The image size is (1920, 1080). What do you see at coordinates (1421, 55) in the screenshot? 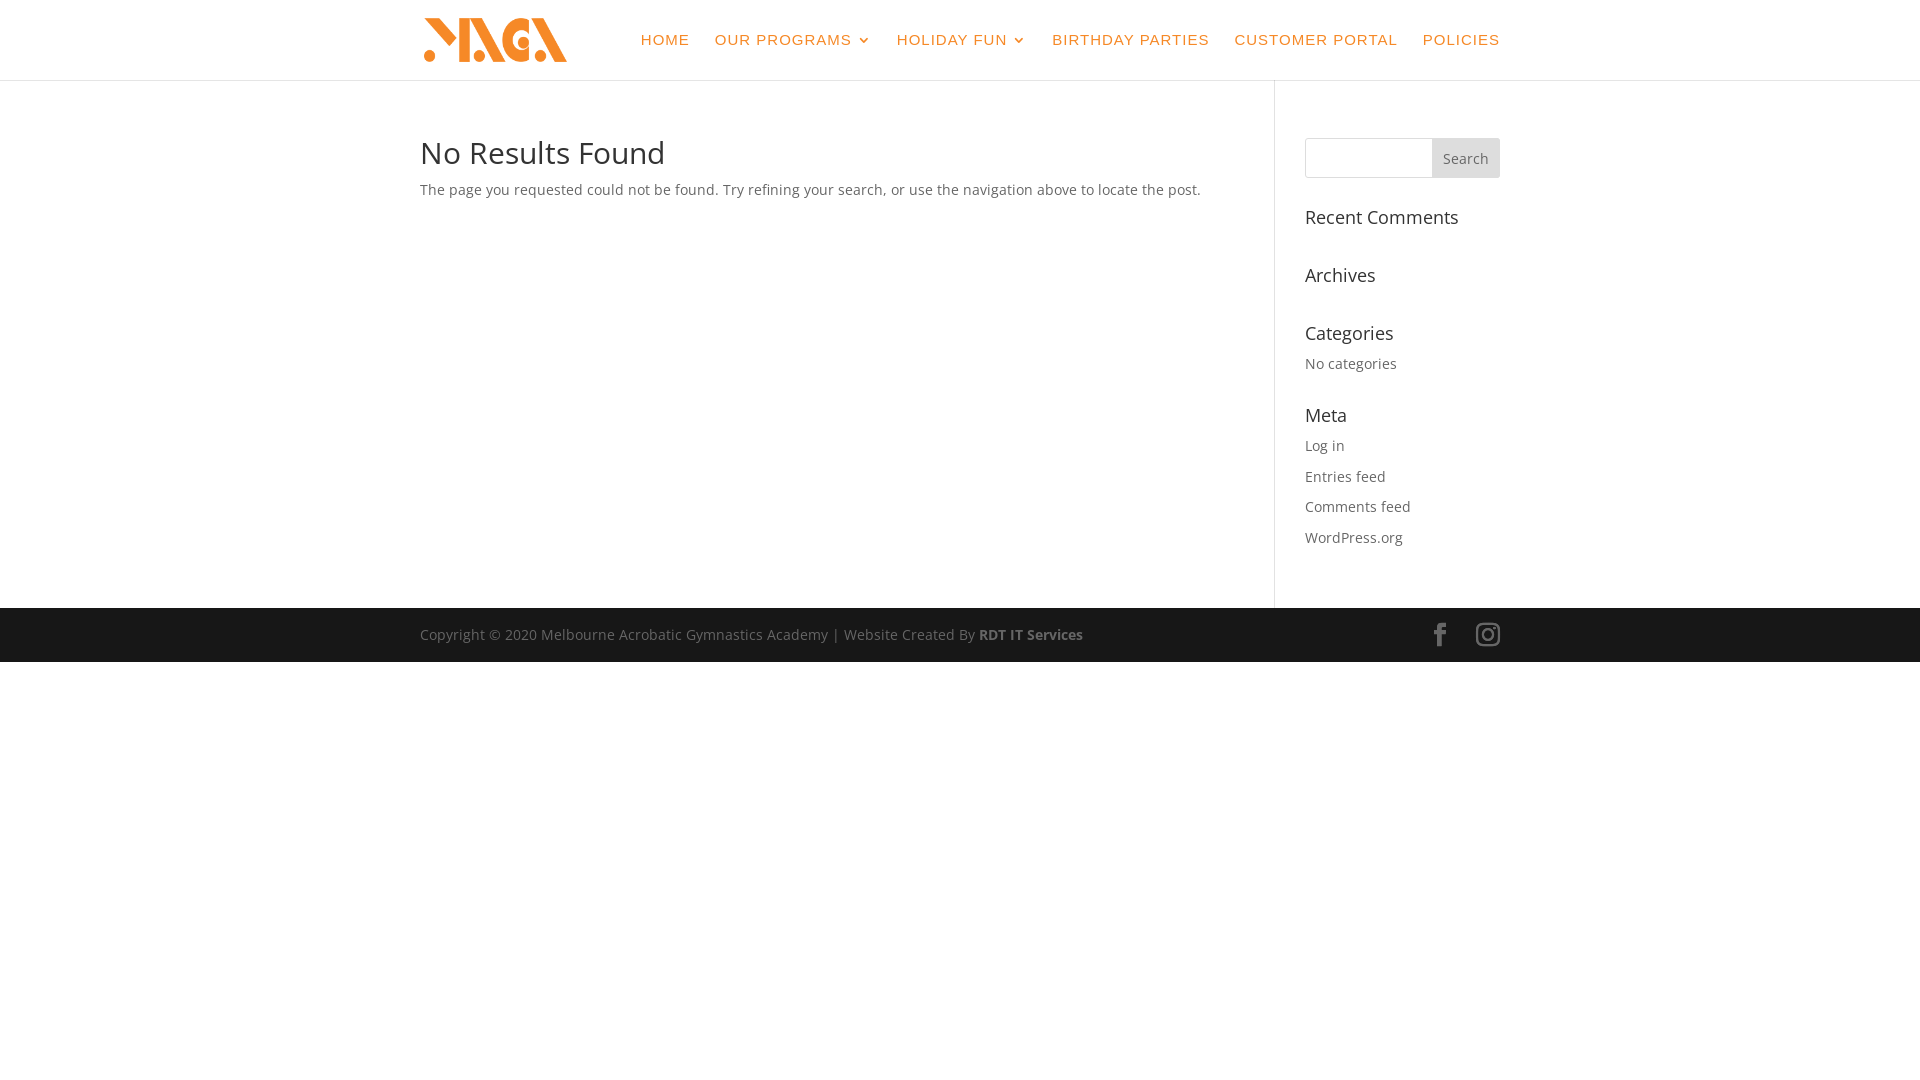
I see `'POLICIES'` at bounding box center [1421, 55].